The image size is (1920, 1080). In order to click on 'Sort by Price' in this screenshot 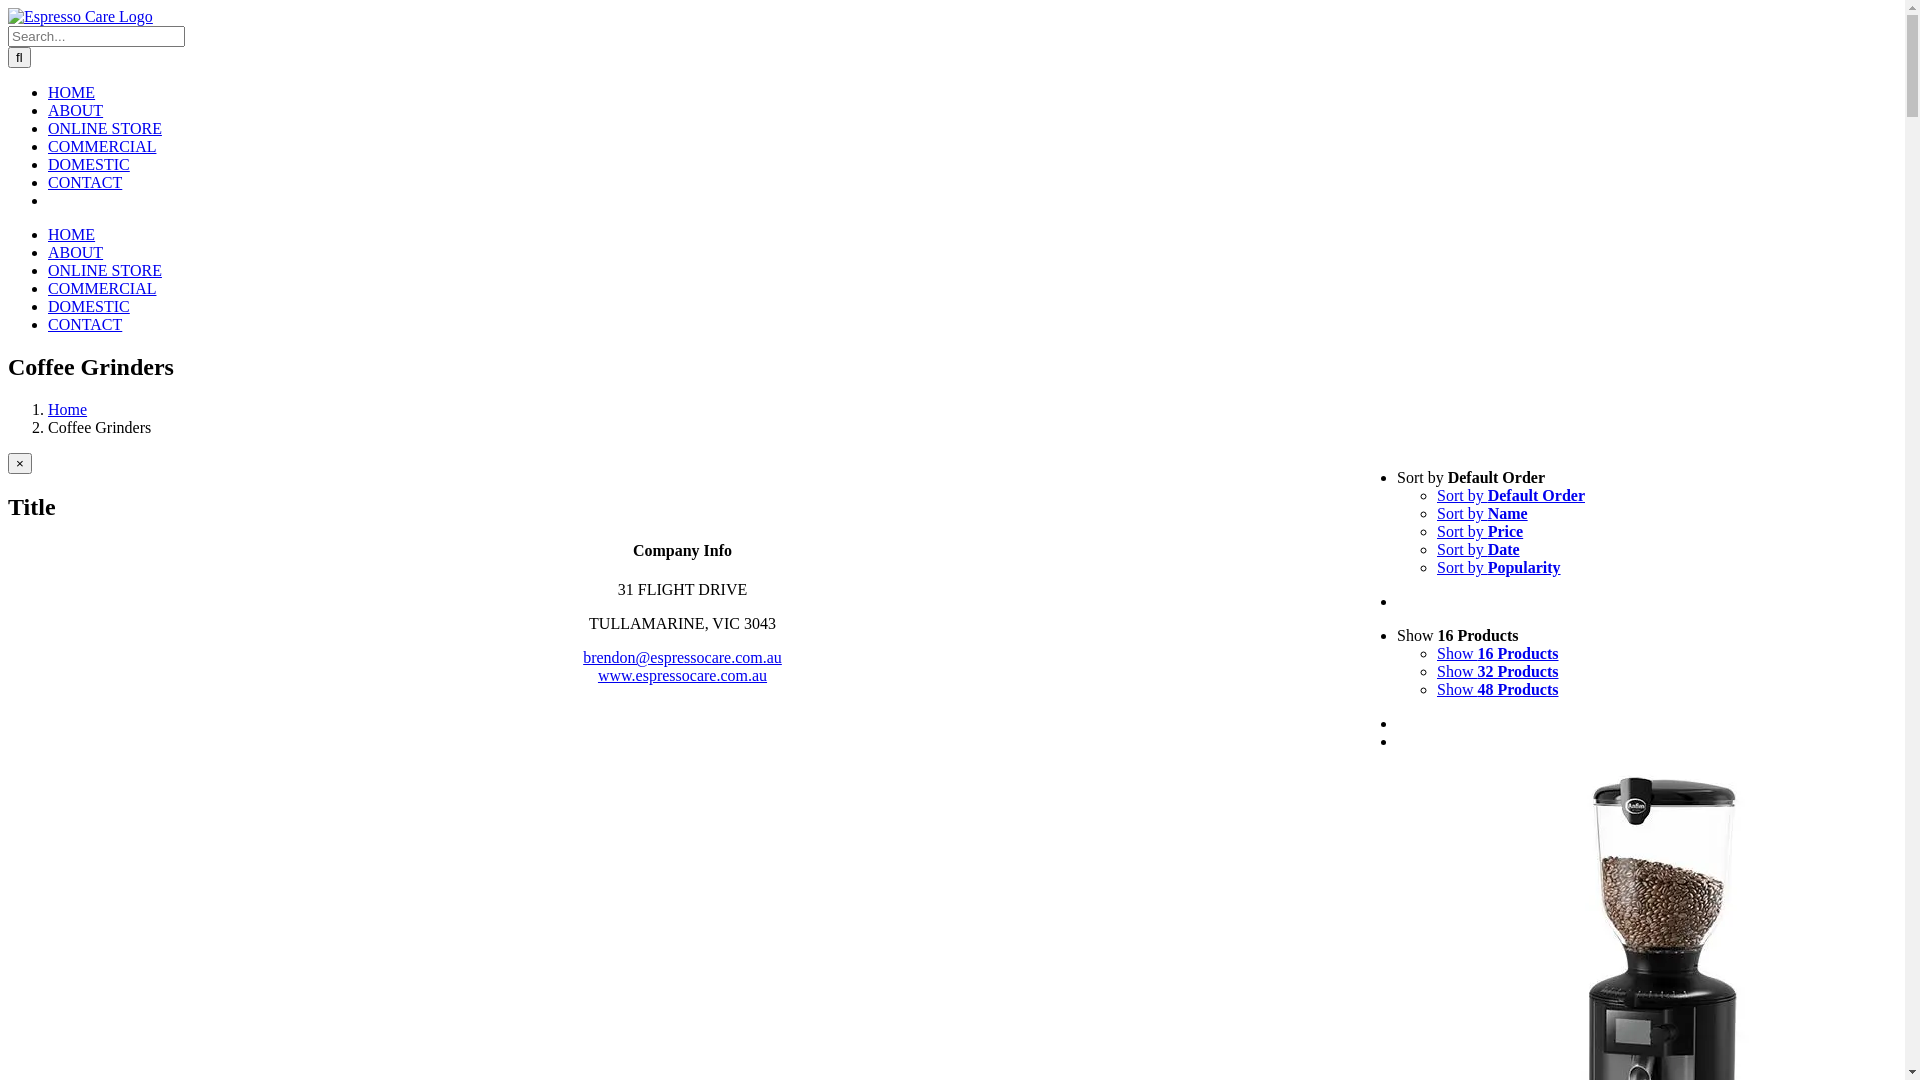, I will do `click(1435, 530)`.